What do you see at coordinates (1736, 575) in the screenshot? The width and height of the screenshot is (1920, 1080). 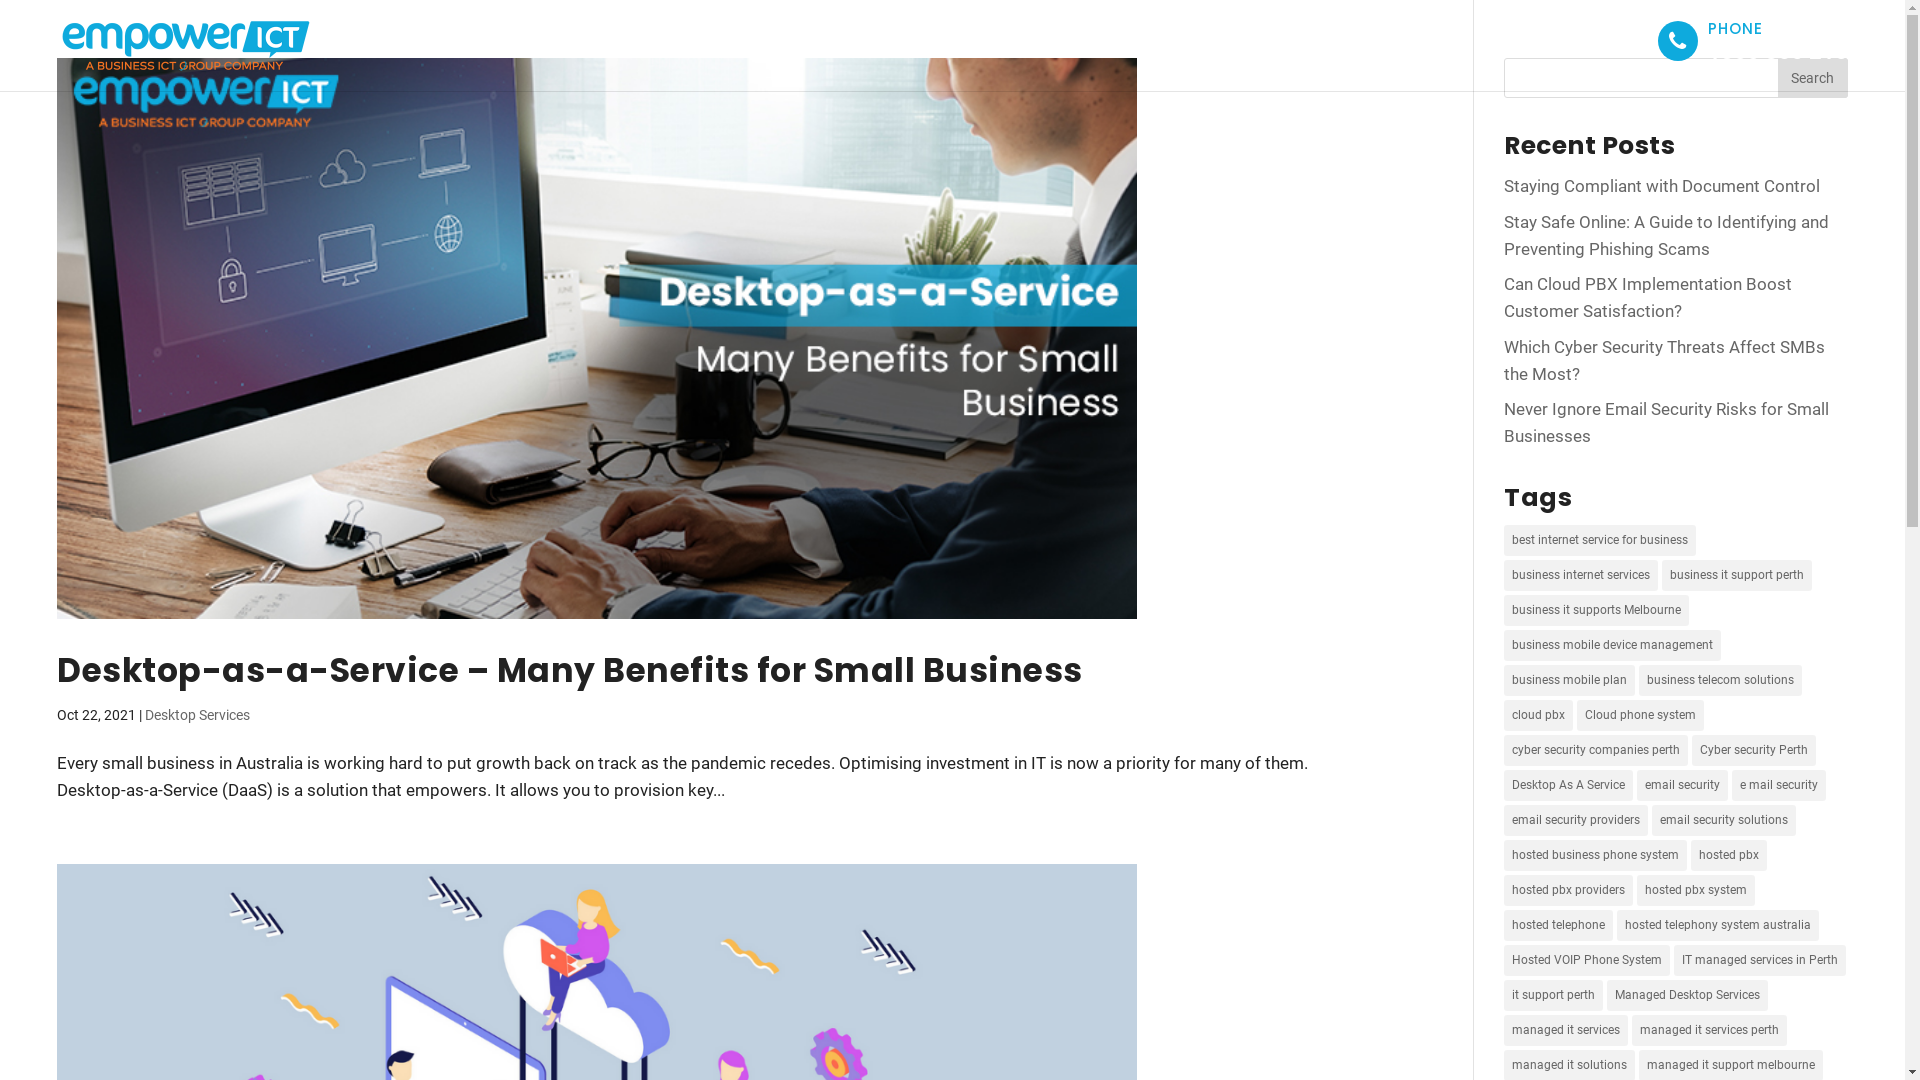 I see `'business it support perth'` at bounding box center [1736, 575].